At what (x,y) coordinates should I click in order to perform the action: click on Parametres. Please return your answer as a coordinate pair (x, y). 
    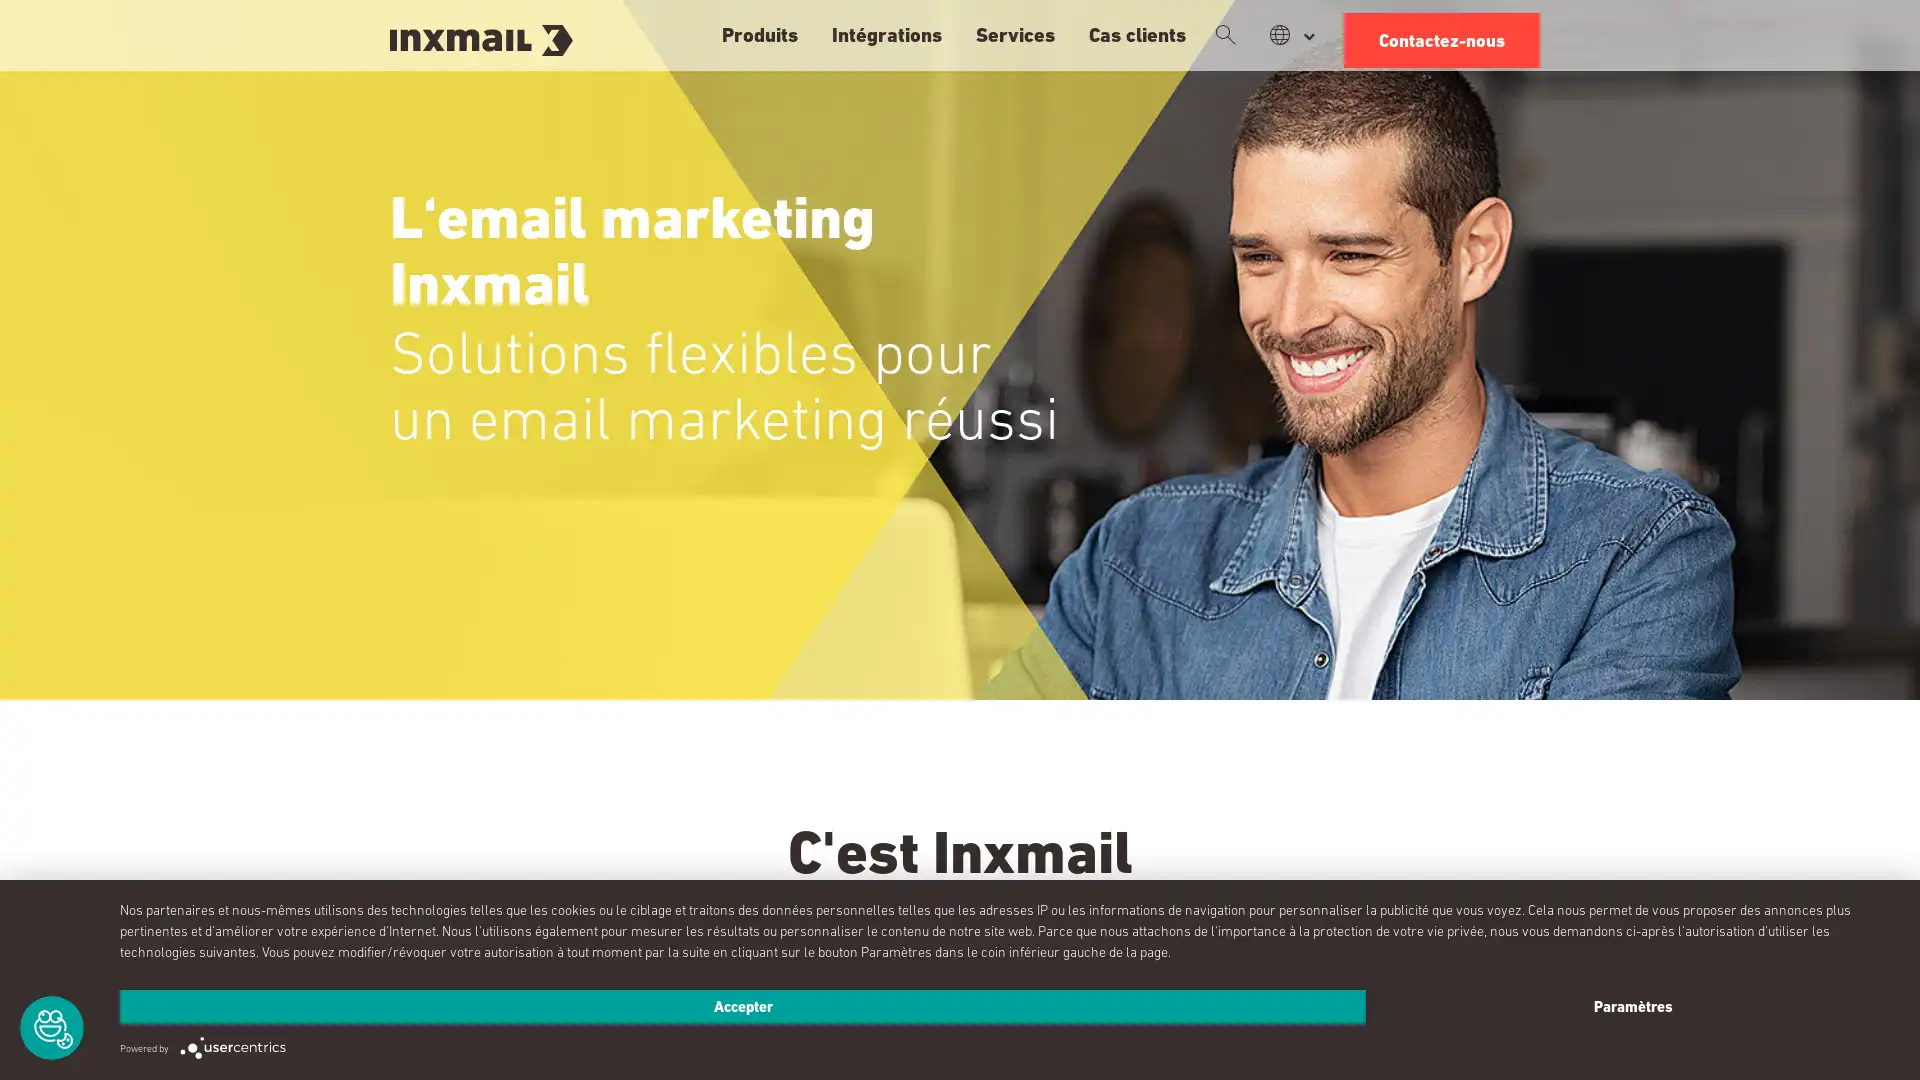
    Looking at the image, I should click on (1632, 1006).